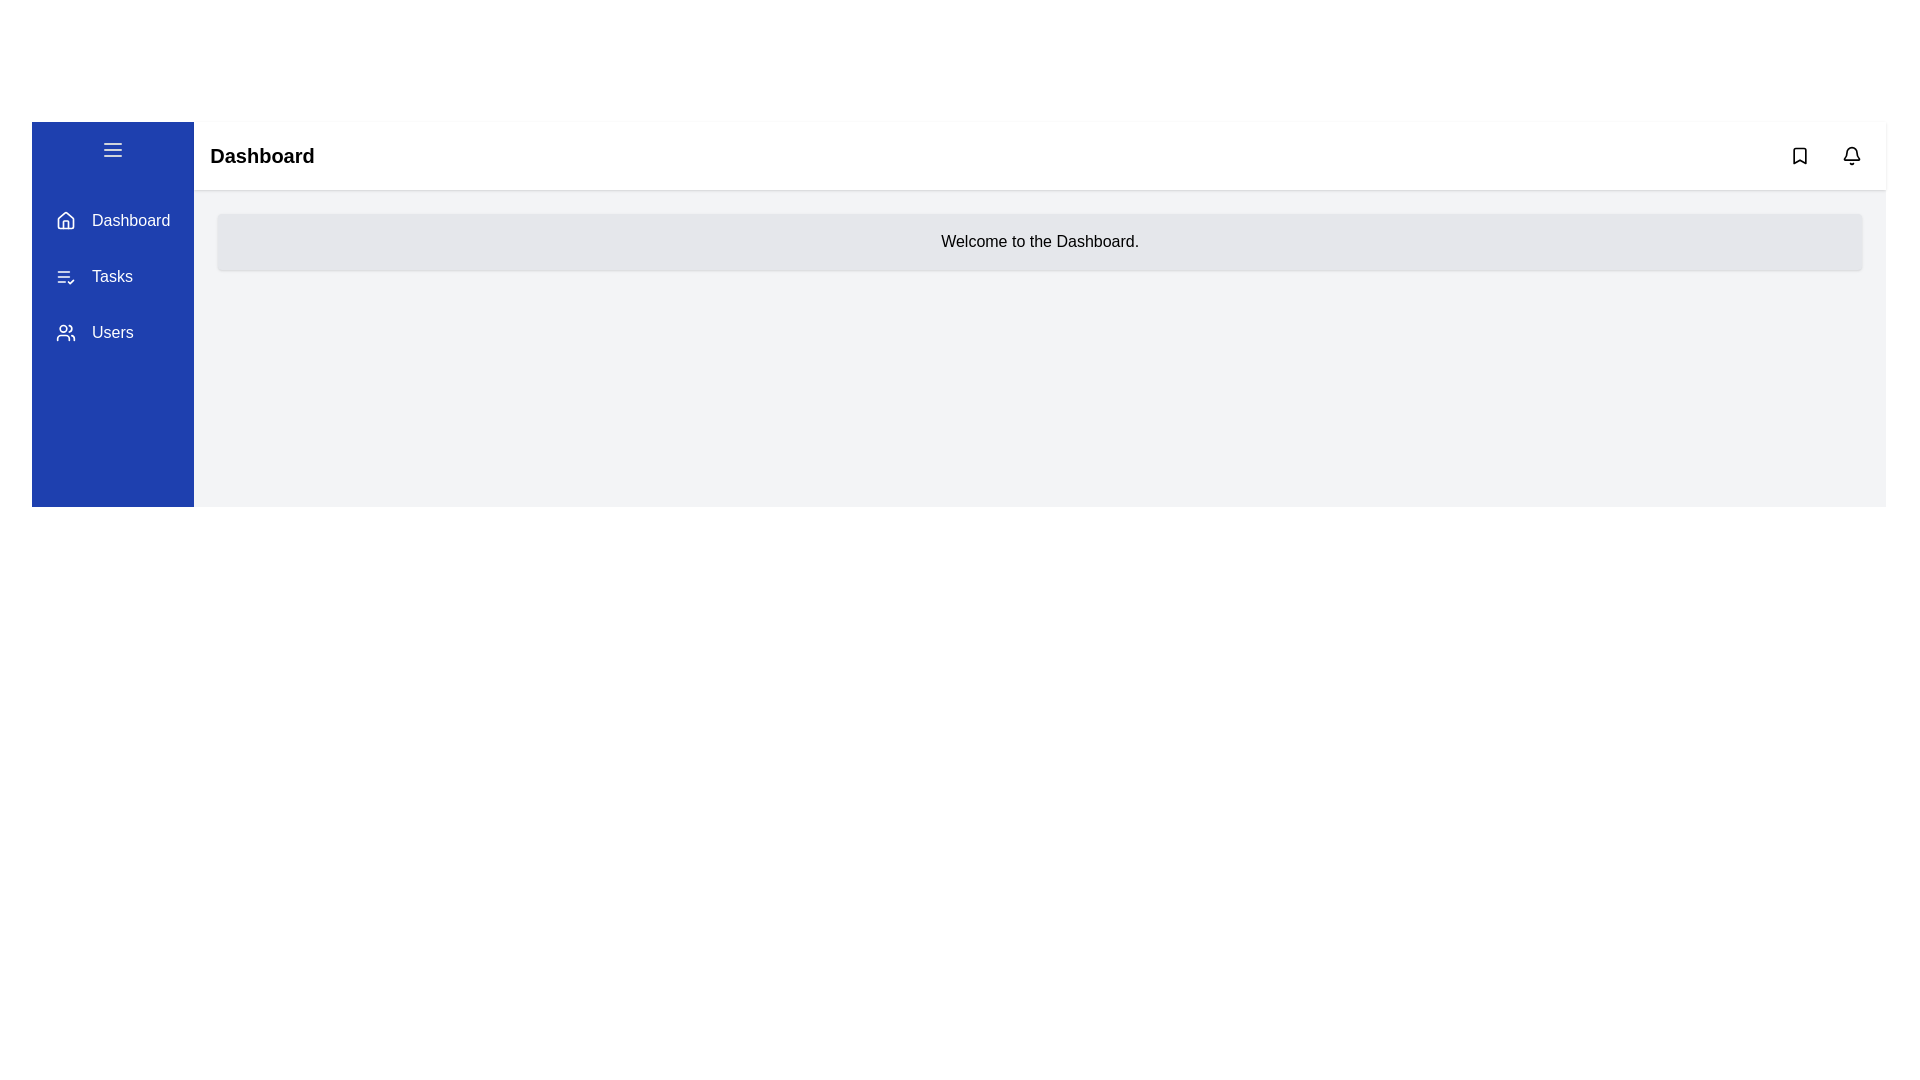 The image size is (1920, 1080). What do you see at coordinates (93, 331) in the screenshot?
I see `the third item in the vertical navigation list, located below the 'Tasks' menu item` at bounding box center [93, 331].